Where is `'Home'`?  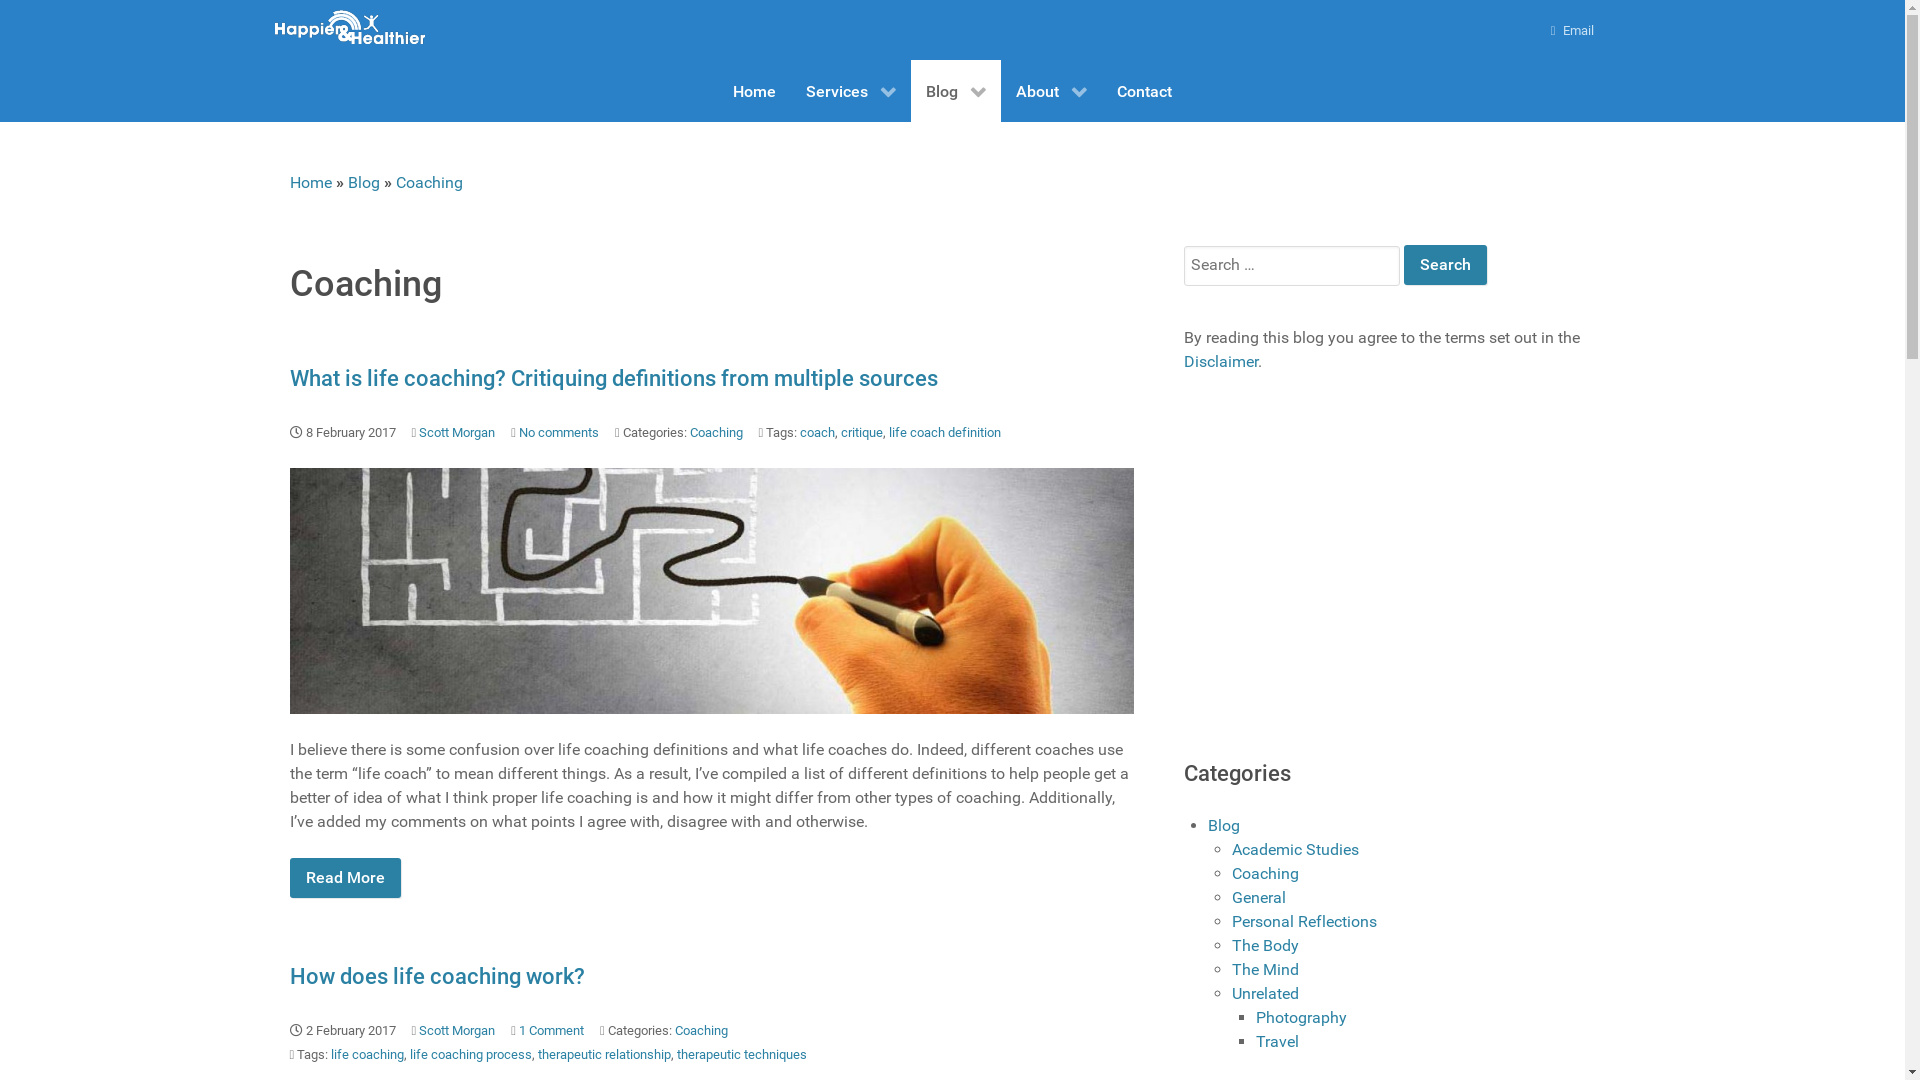
'Home' is located at coordinates (753, 91).